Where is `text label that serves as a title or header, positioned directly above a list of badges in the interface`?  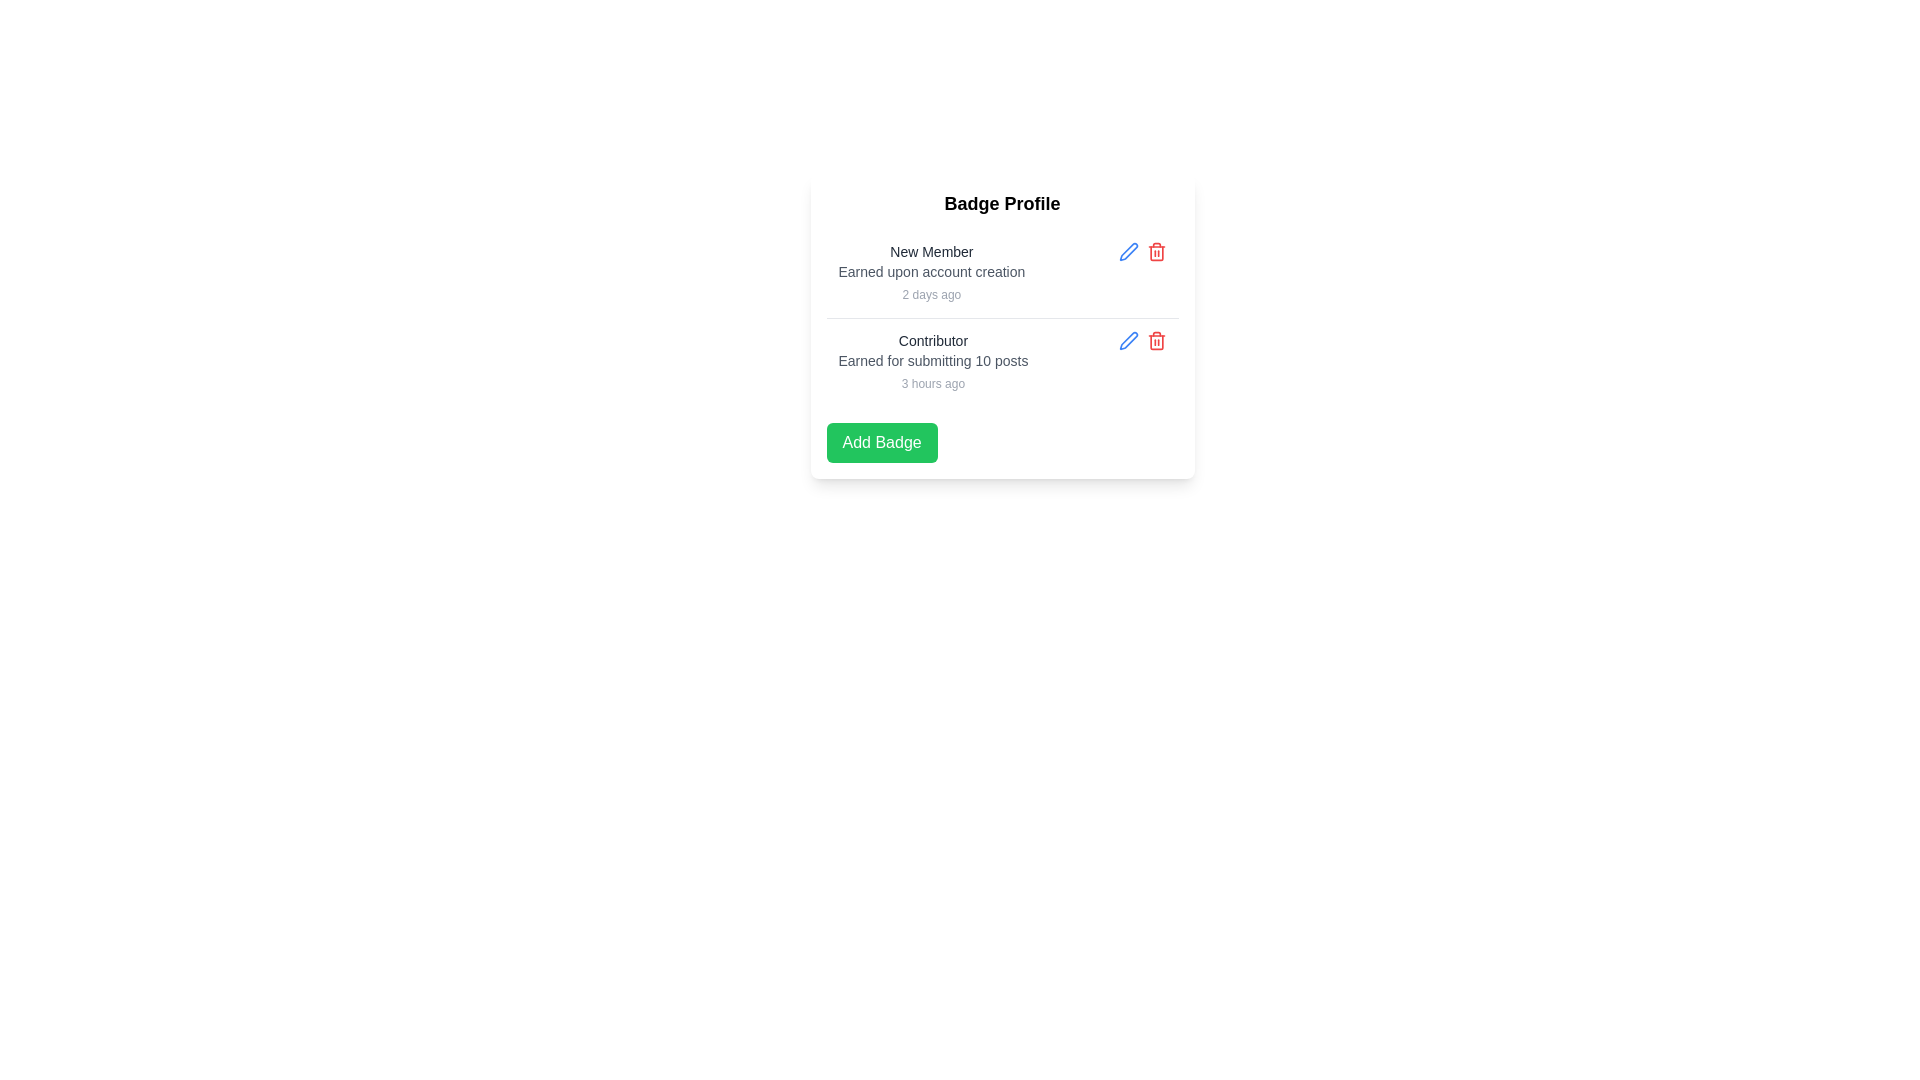 text label that serves as a title or header, positioned directly above a list of badges in the interface is located at coordinates (1002, 204).